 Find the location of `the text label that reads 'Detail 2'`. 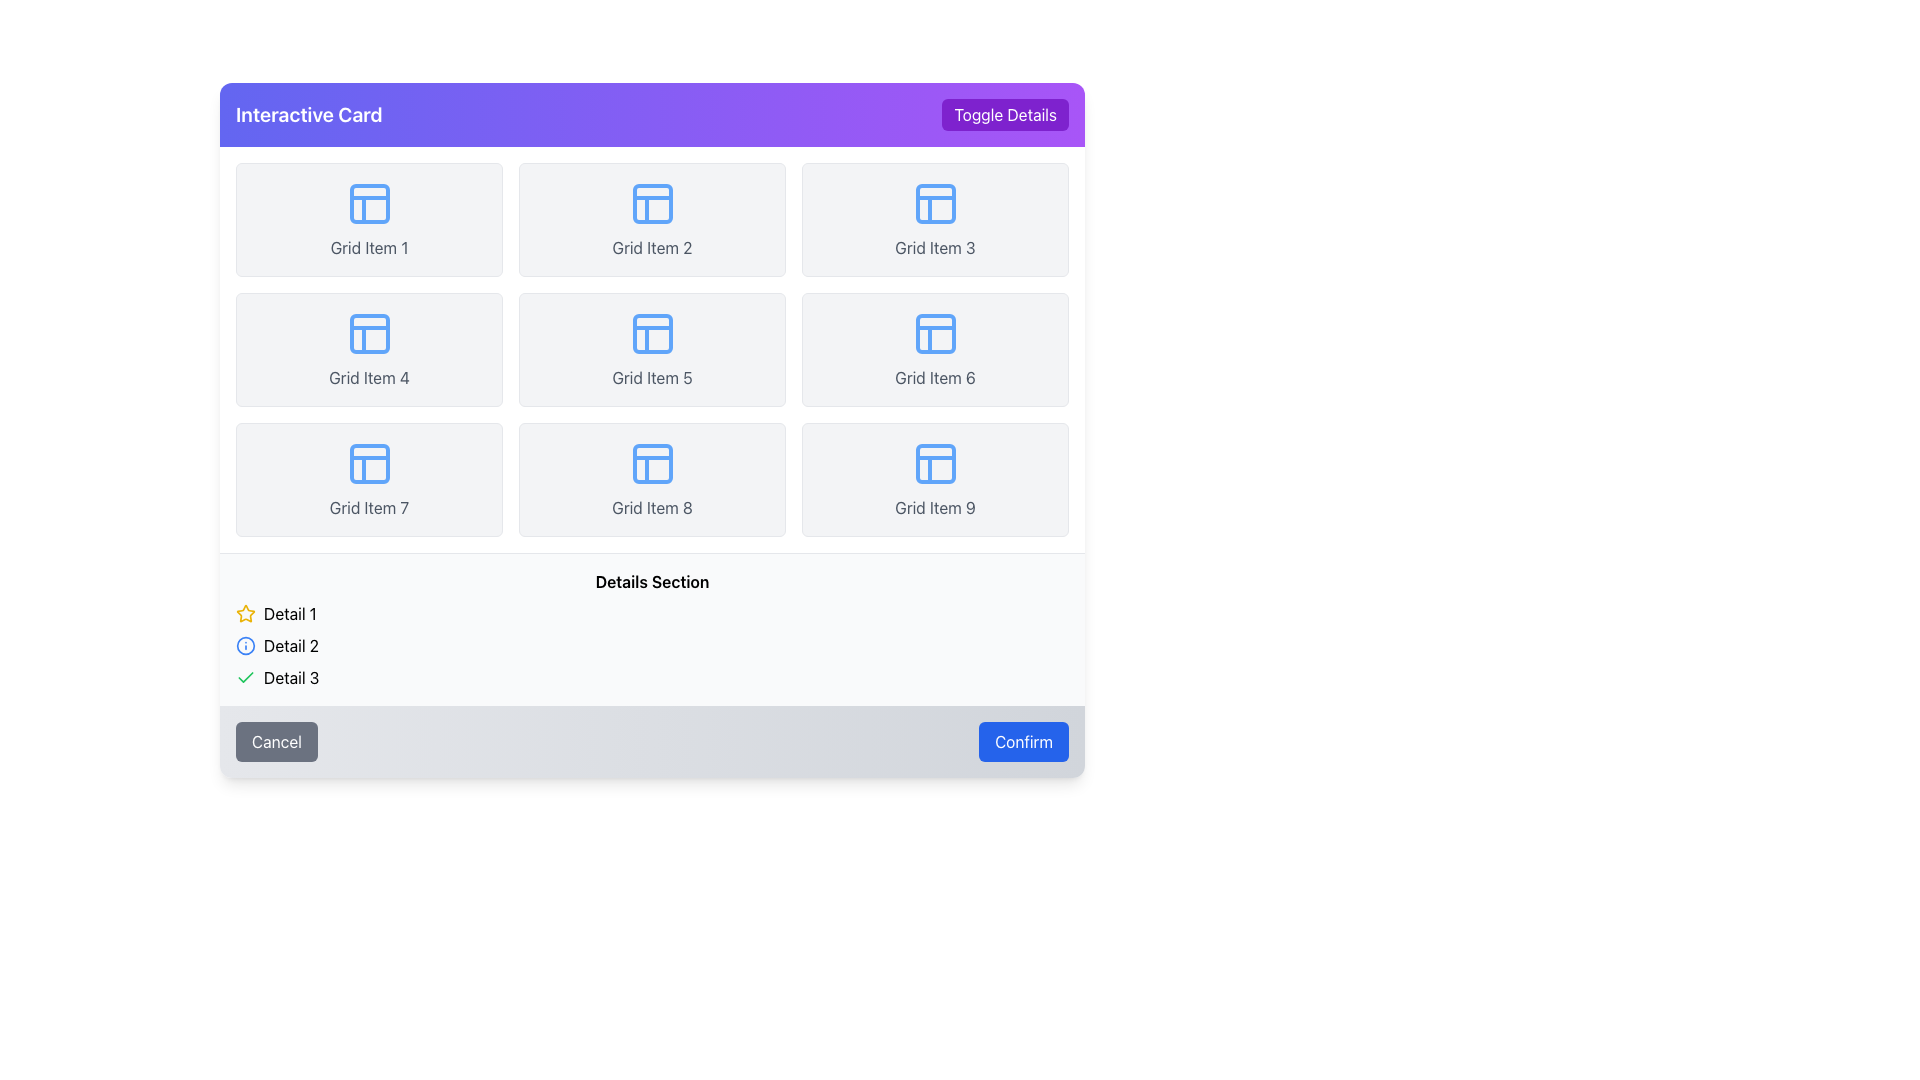

the text label that reads 'Detail 2' is located at coordinates (290, 645).